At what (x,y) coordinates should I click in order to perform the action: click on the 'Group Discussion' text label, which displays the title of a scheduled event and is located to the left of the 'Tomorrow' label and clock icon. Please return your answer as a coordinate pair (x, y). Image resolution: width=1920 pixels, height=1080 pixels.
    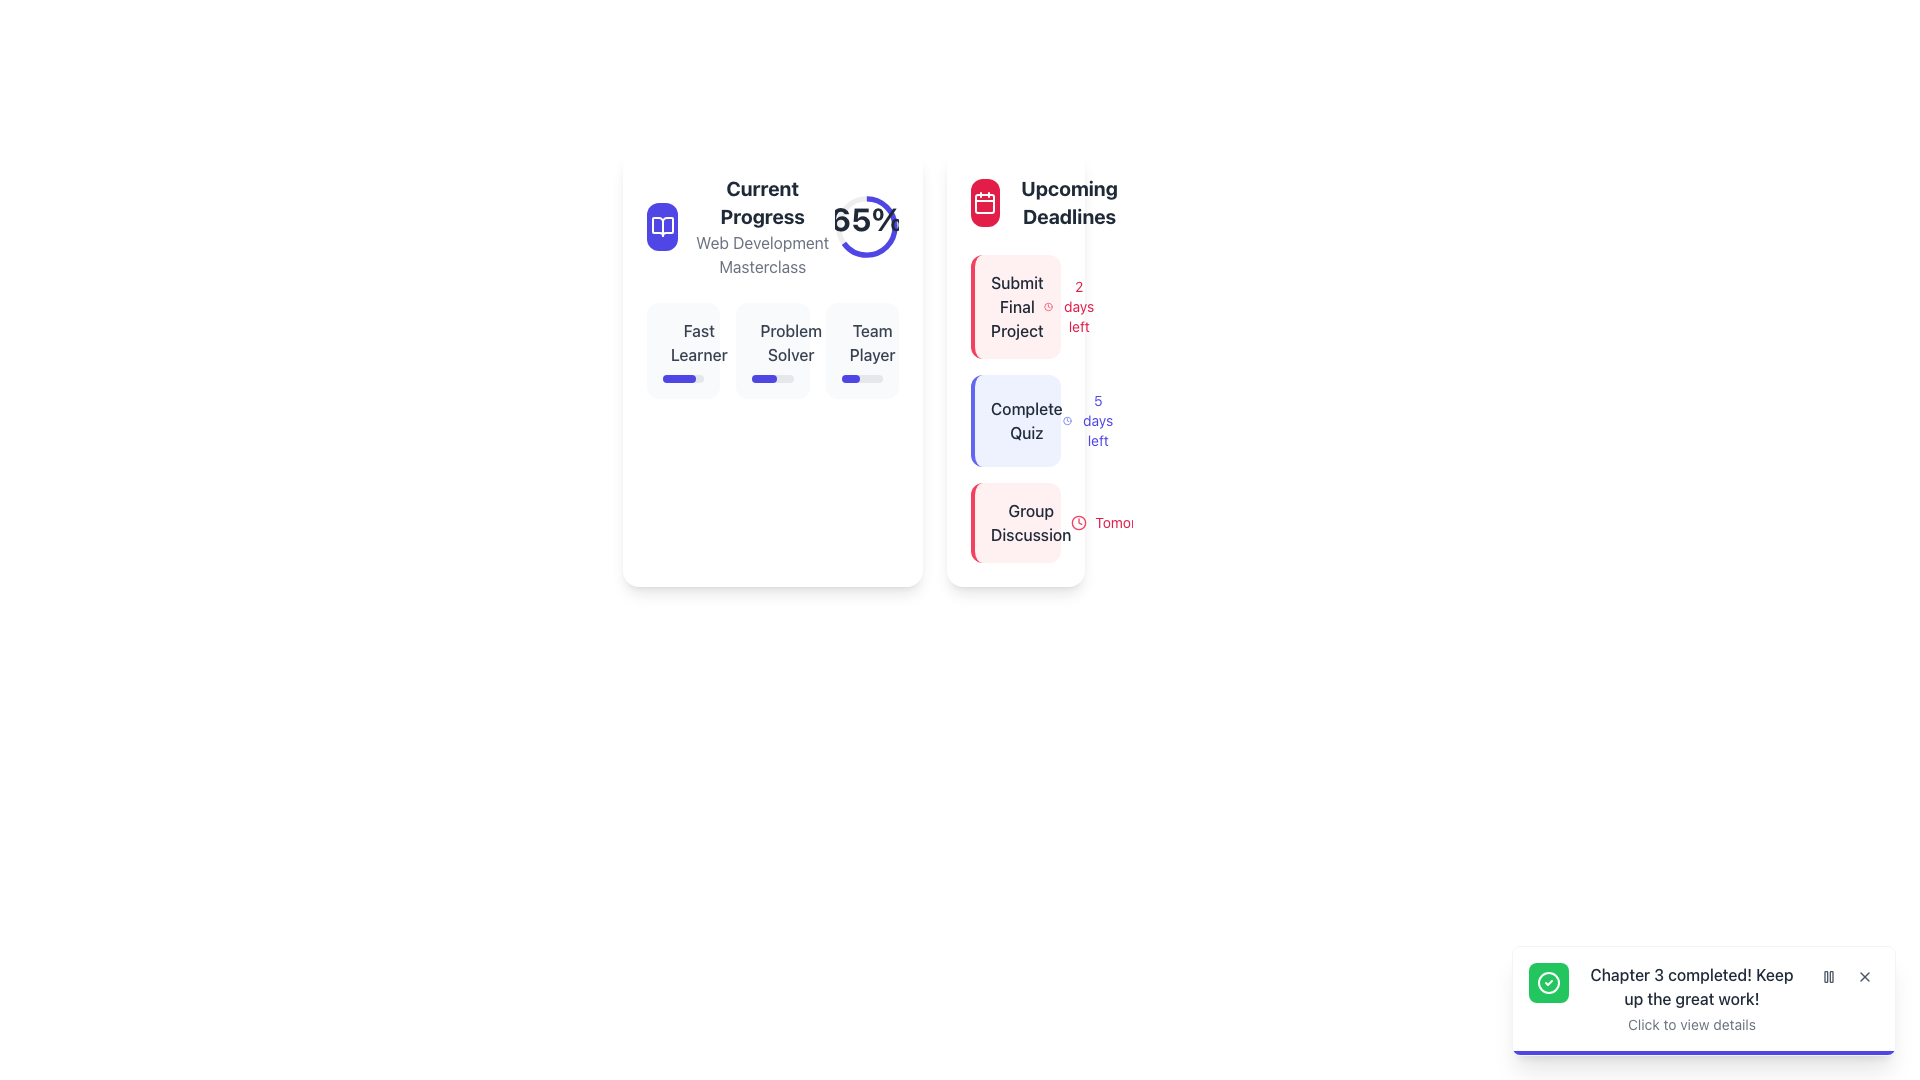
    Looking at the image, I should click on (1031, 522).